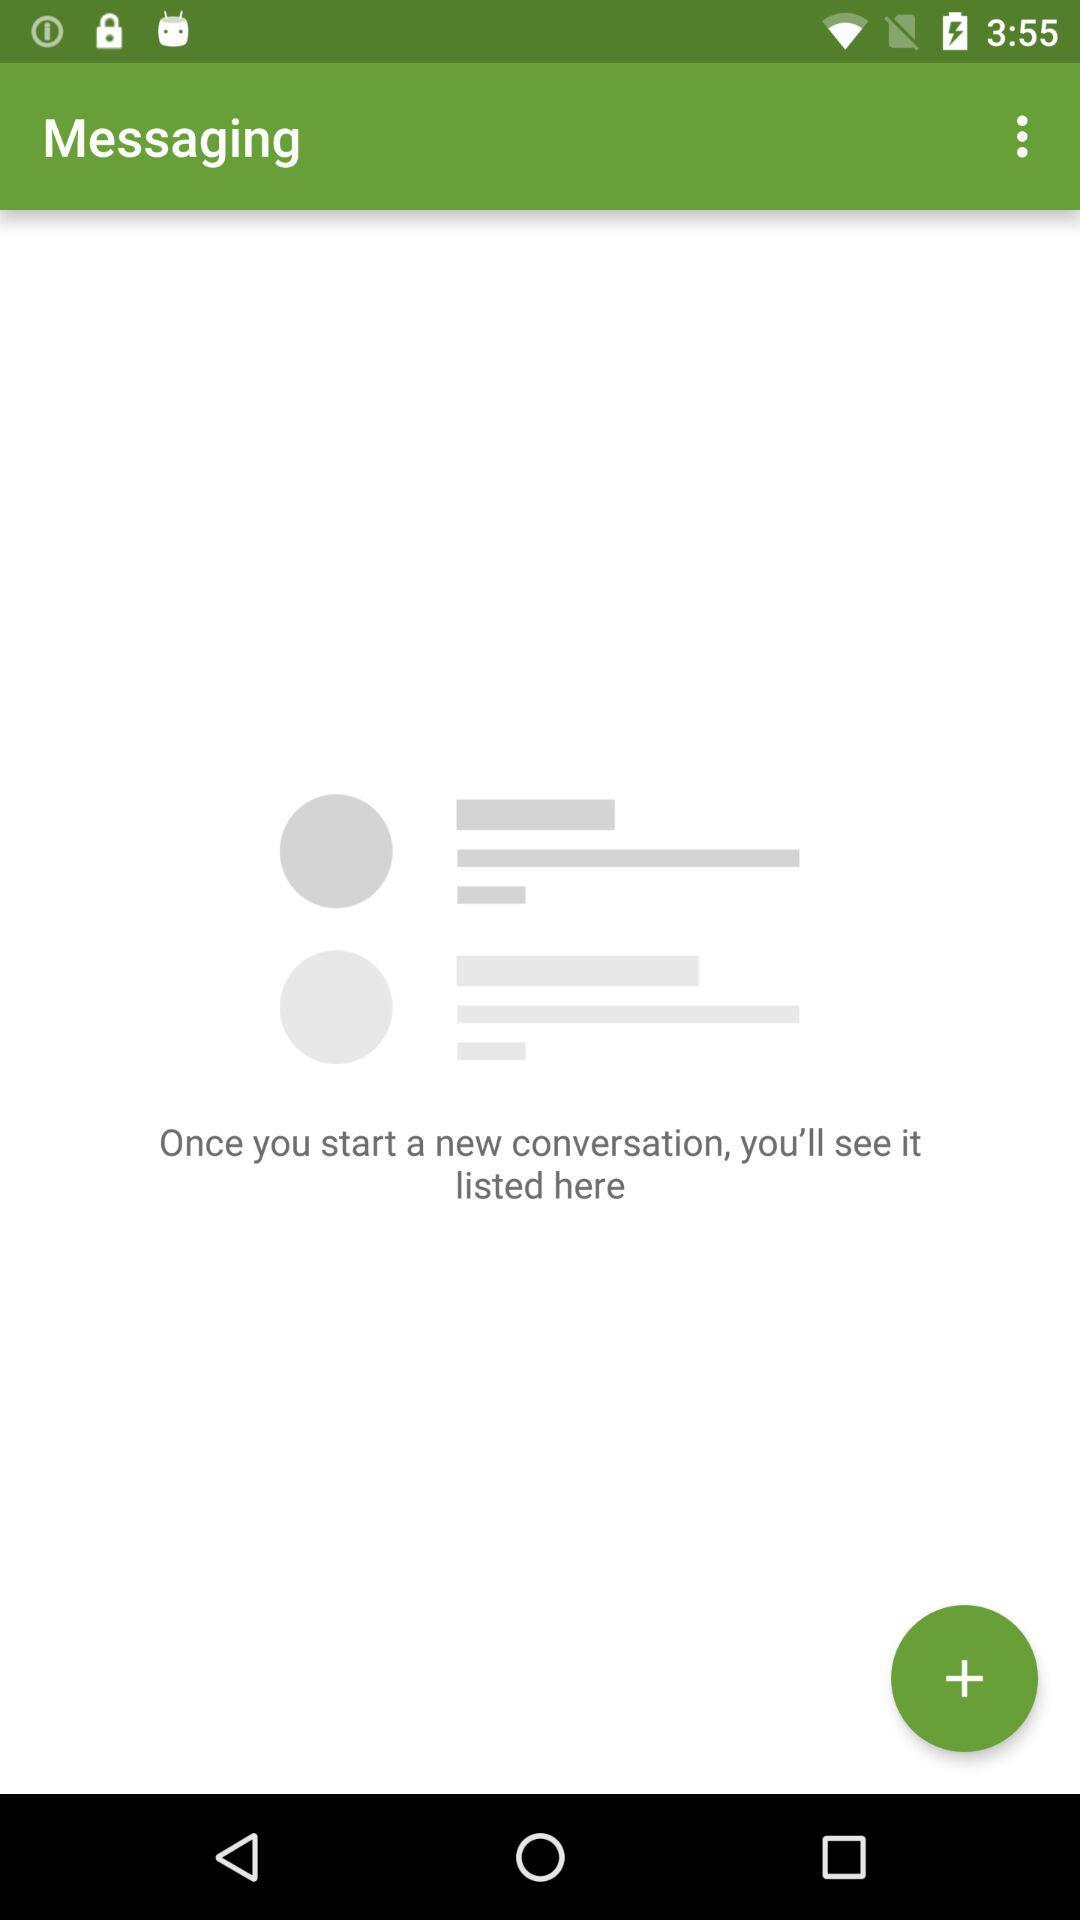 The image size is (1080, 1920). What do you see at coordinates (963, 1678) in the screenshot?
I see `the add icon` at bounding box center [963, 1678].